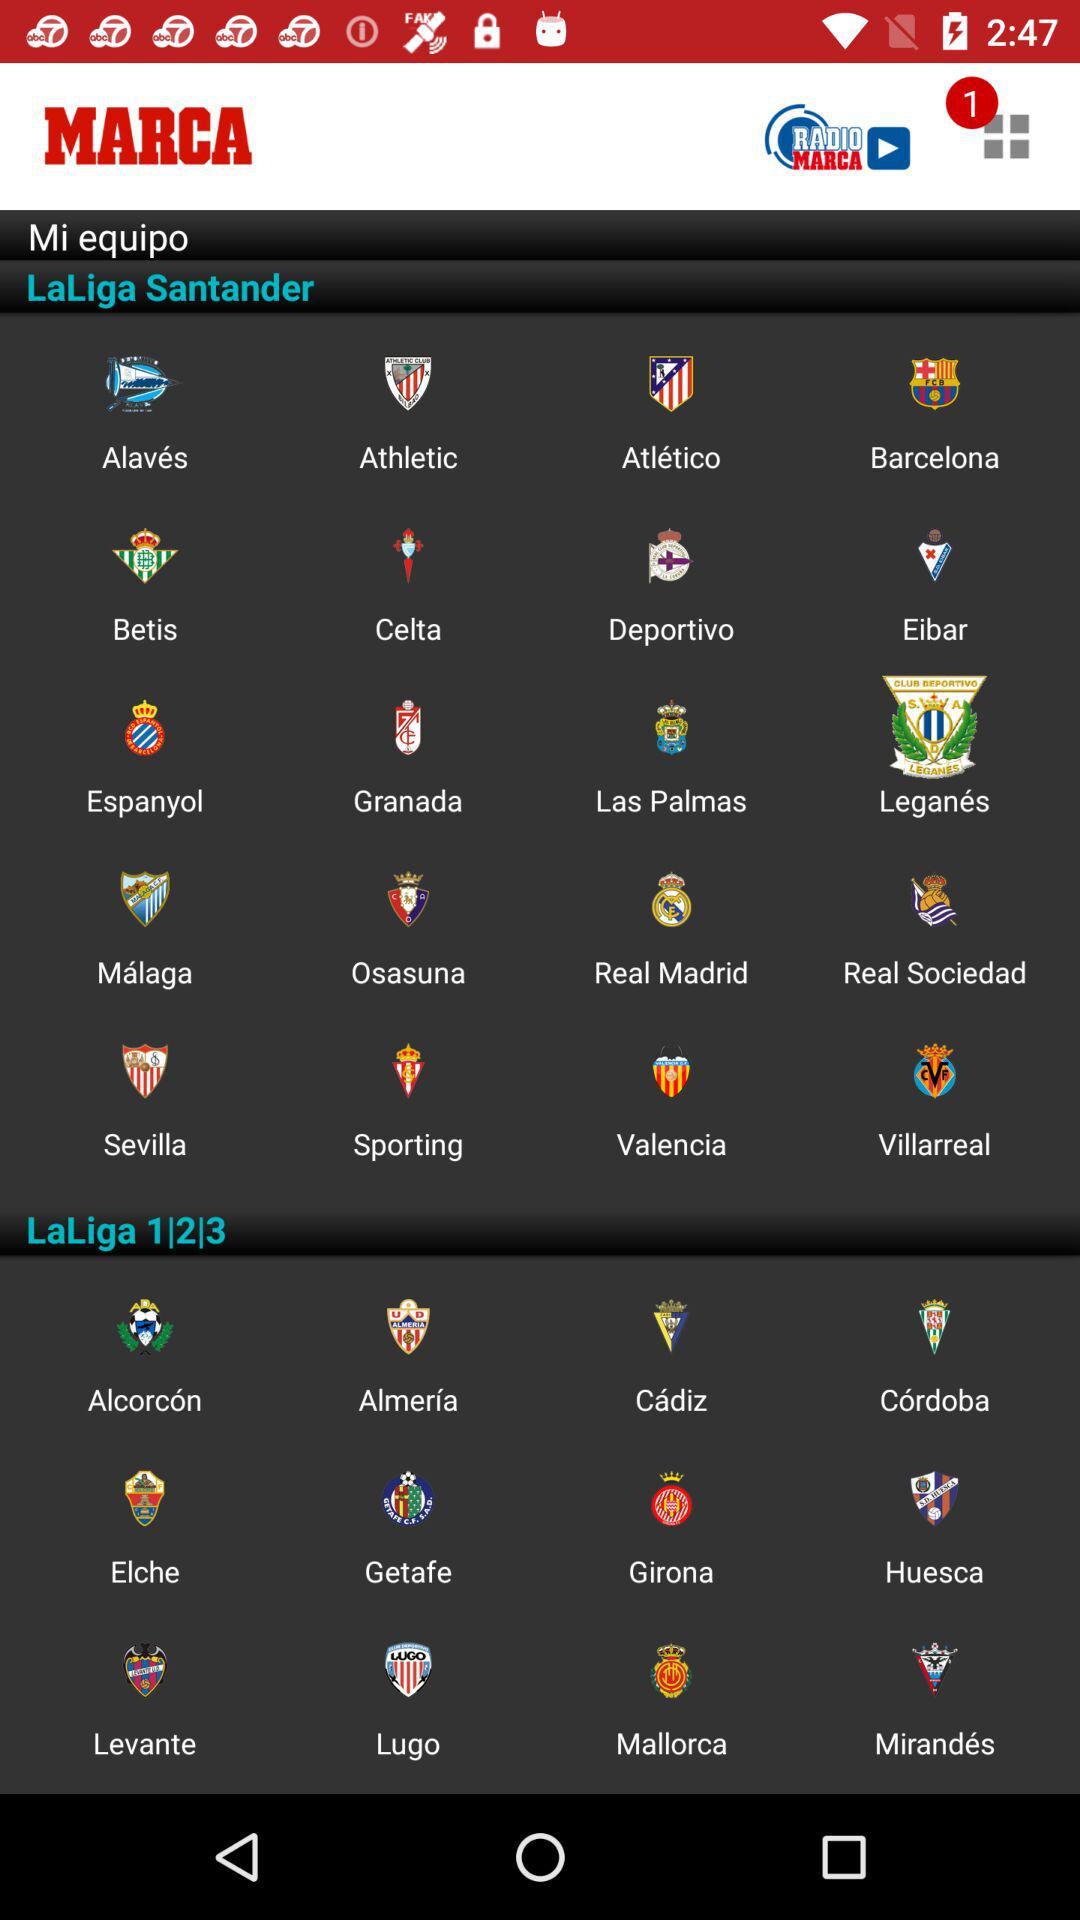  I want to click on the globe icon, so click(671, 898).